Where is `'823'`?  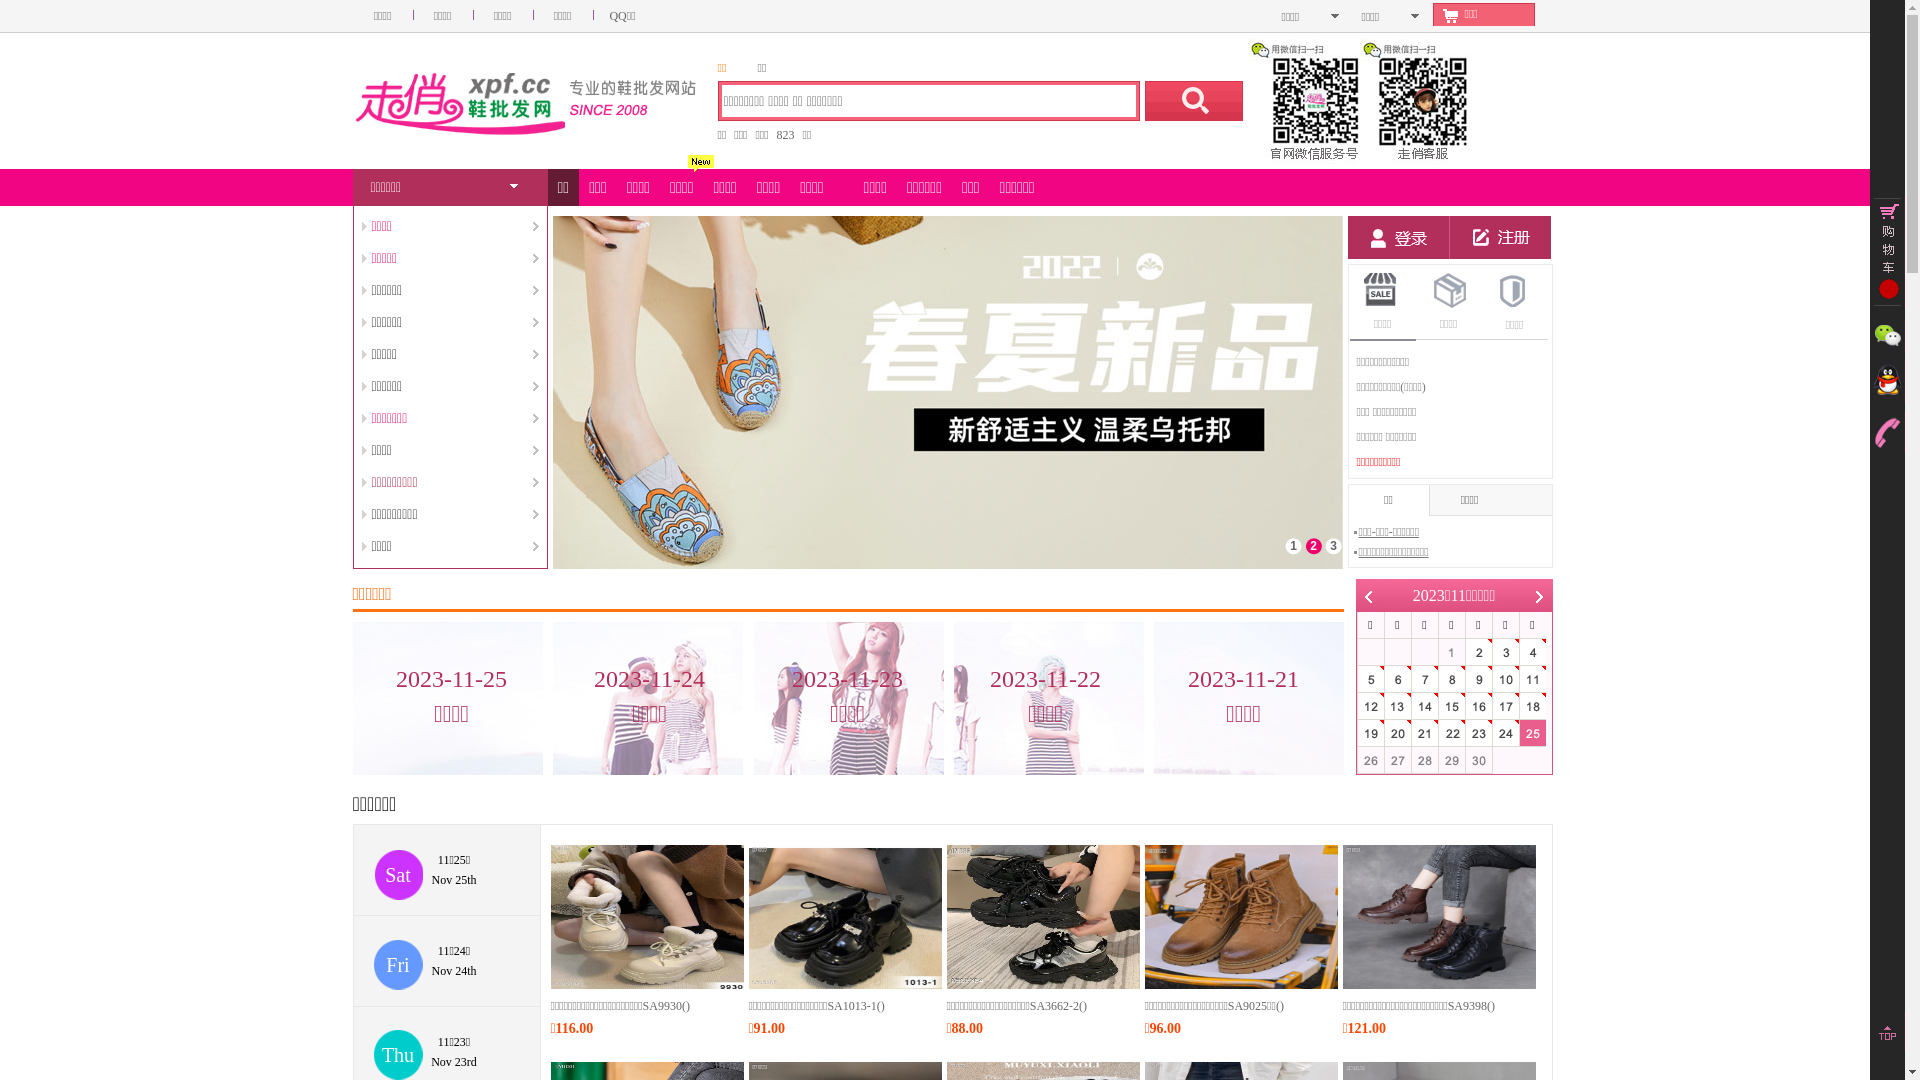
'823' is located at coordinates (785, 135).